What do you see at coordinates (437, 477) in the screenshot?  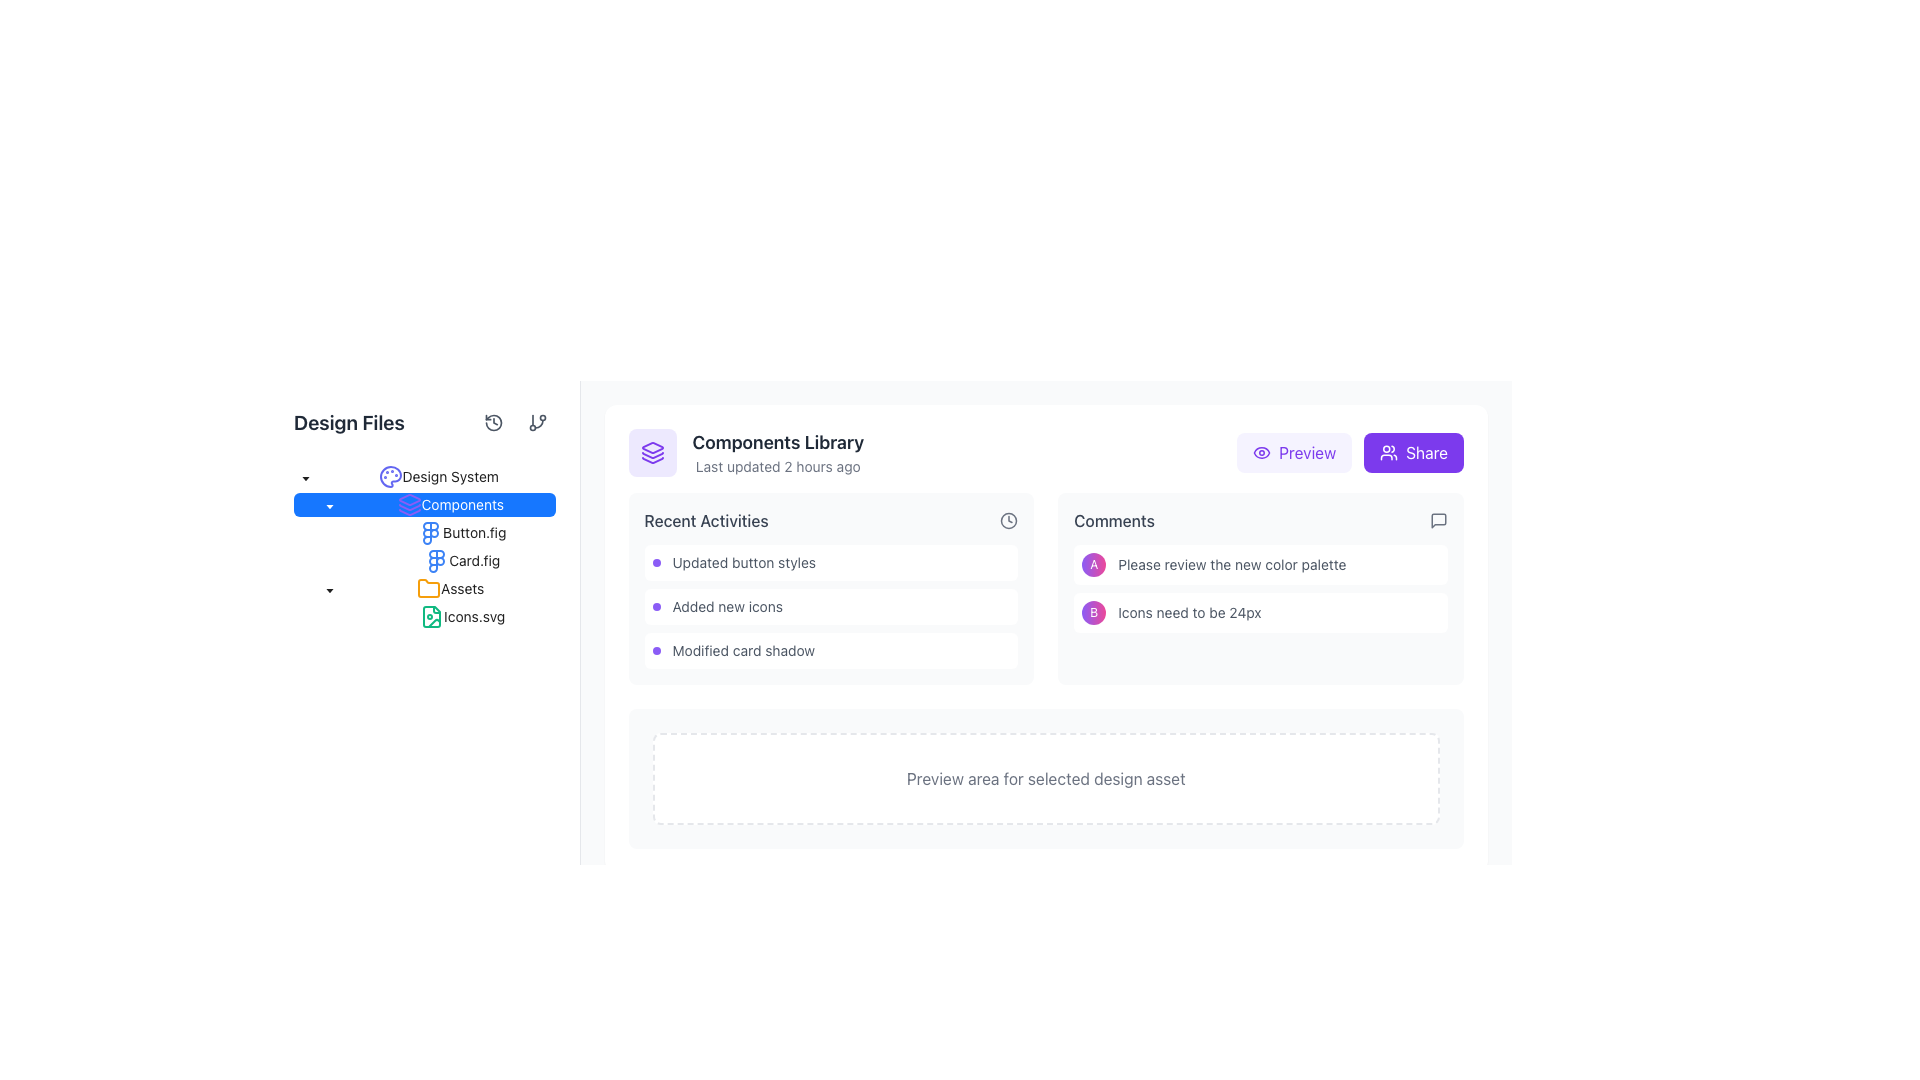 I see `the top-most tree node in the 'Design Files' section` at bounding box center [437, 477].